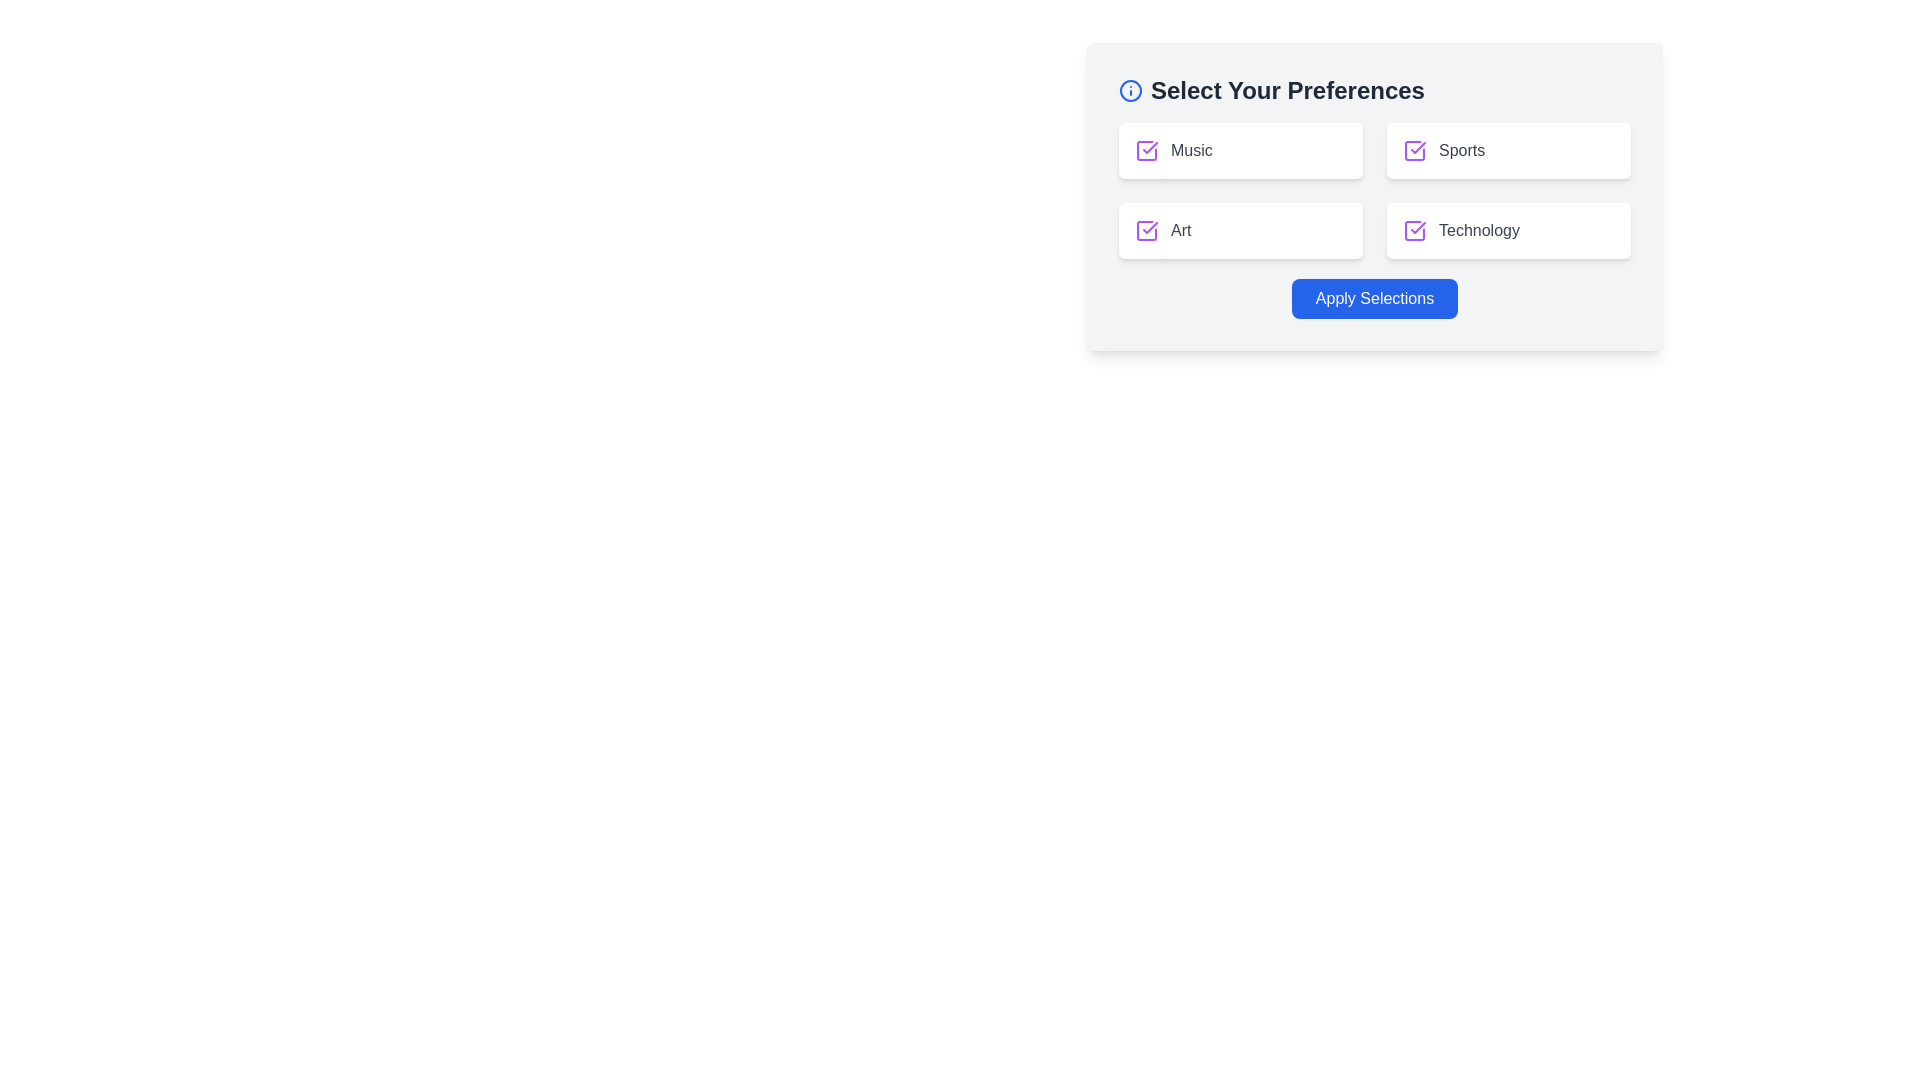 The image size is (1920, 1080). Describe the element at coordinates (1414, 230) in the screenshot. I see `the purple checkmark icon inside a square outline located in the bottom-right cell of the preference selection grid to check for selection feedback` at that location.